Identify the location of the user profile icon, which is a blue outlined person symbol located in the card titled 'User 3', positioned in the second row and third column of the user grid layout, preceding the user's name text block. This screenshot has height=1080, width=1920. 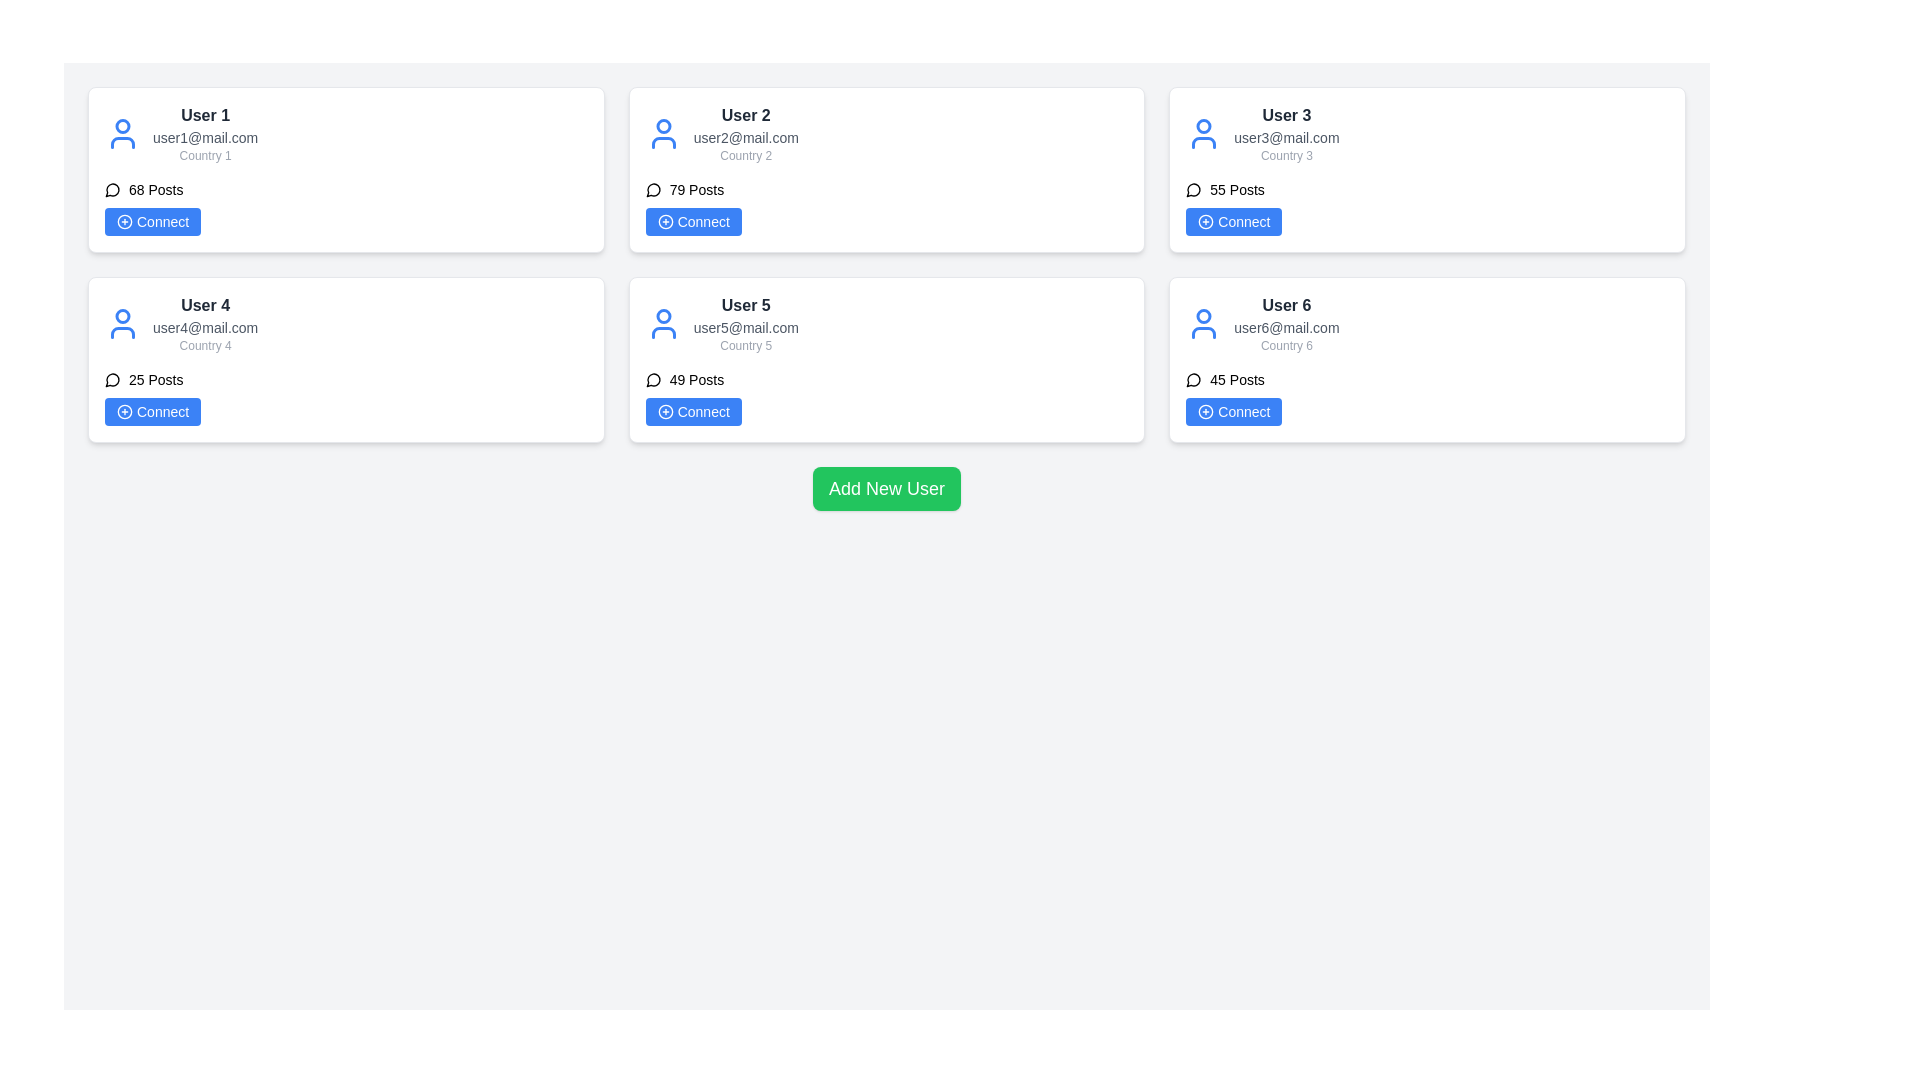
(1203, 134).